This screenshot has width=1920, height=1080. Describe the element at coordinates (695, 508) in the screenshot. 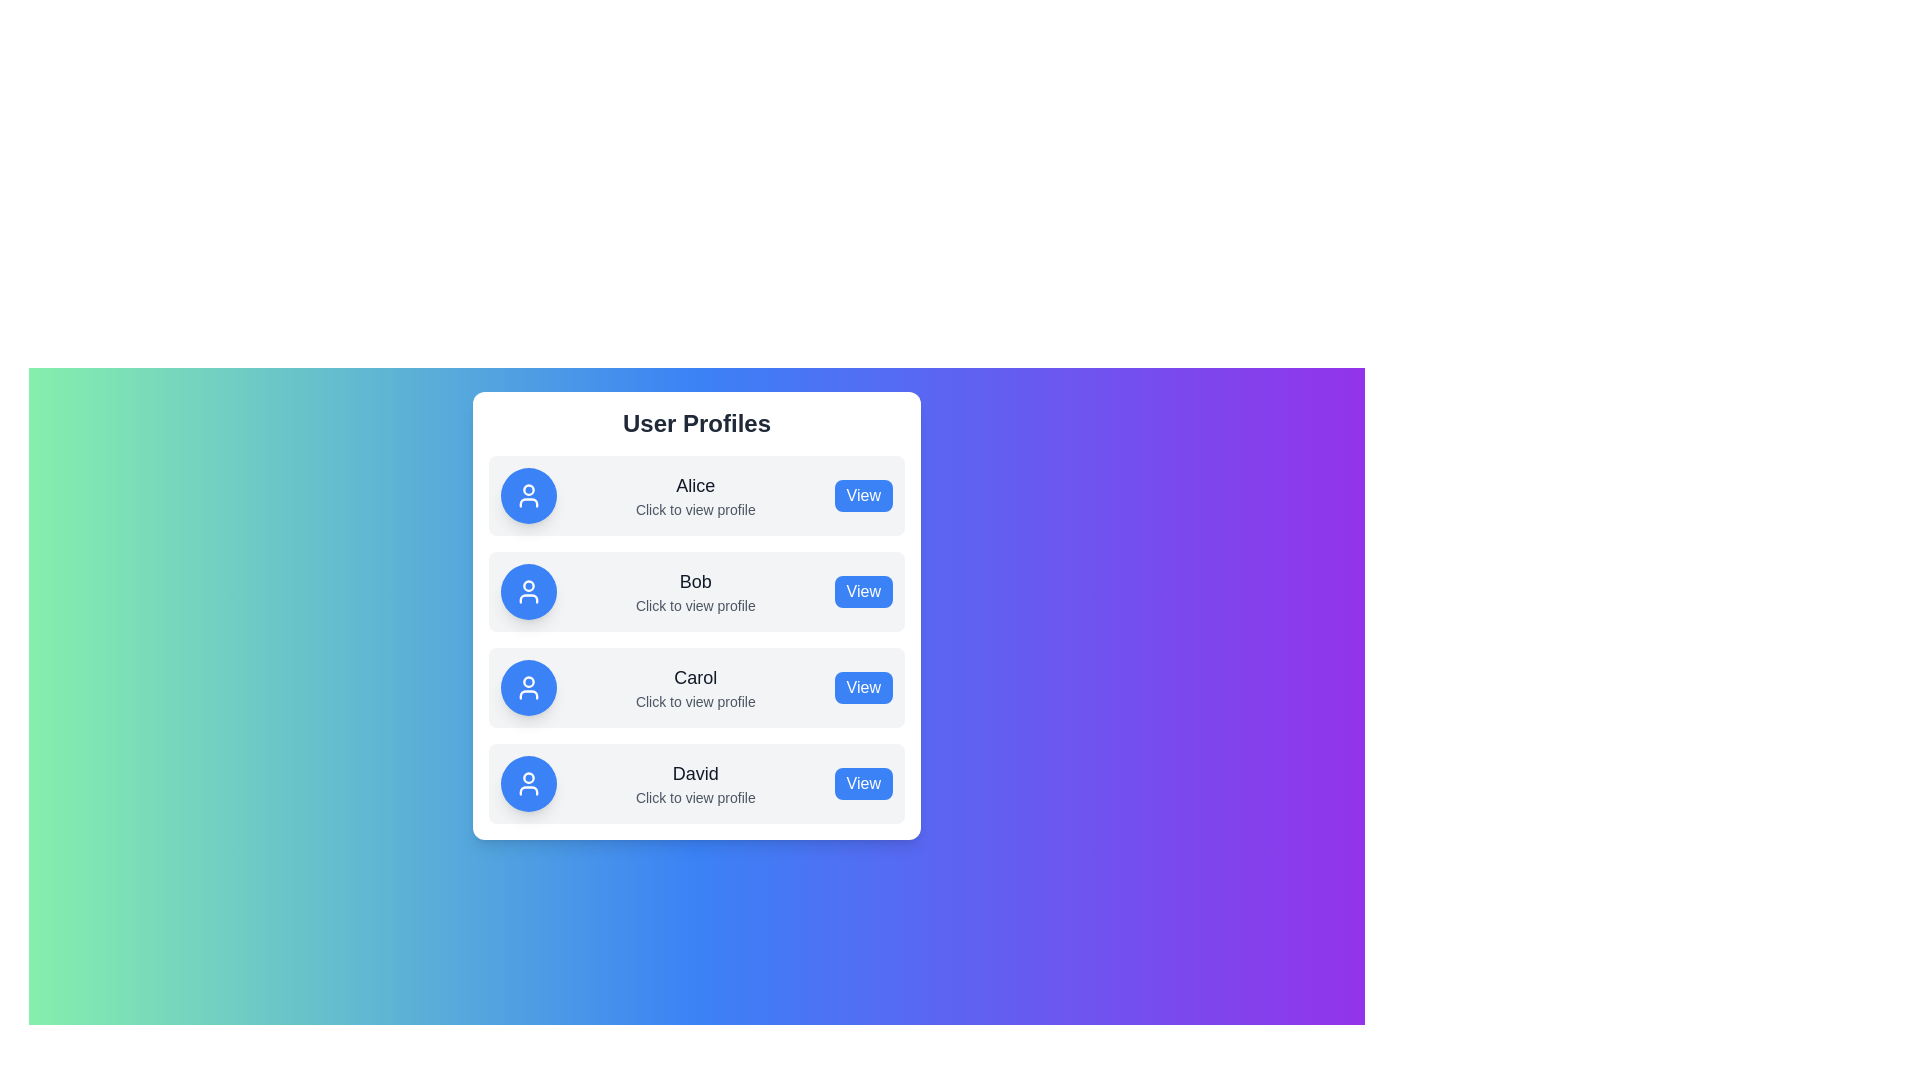

I see `the text label that reads 'Click` at that location.